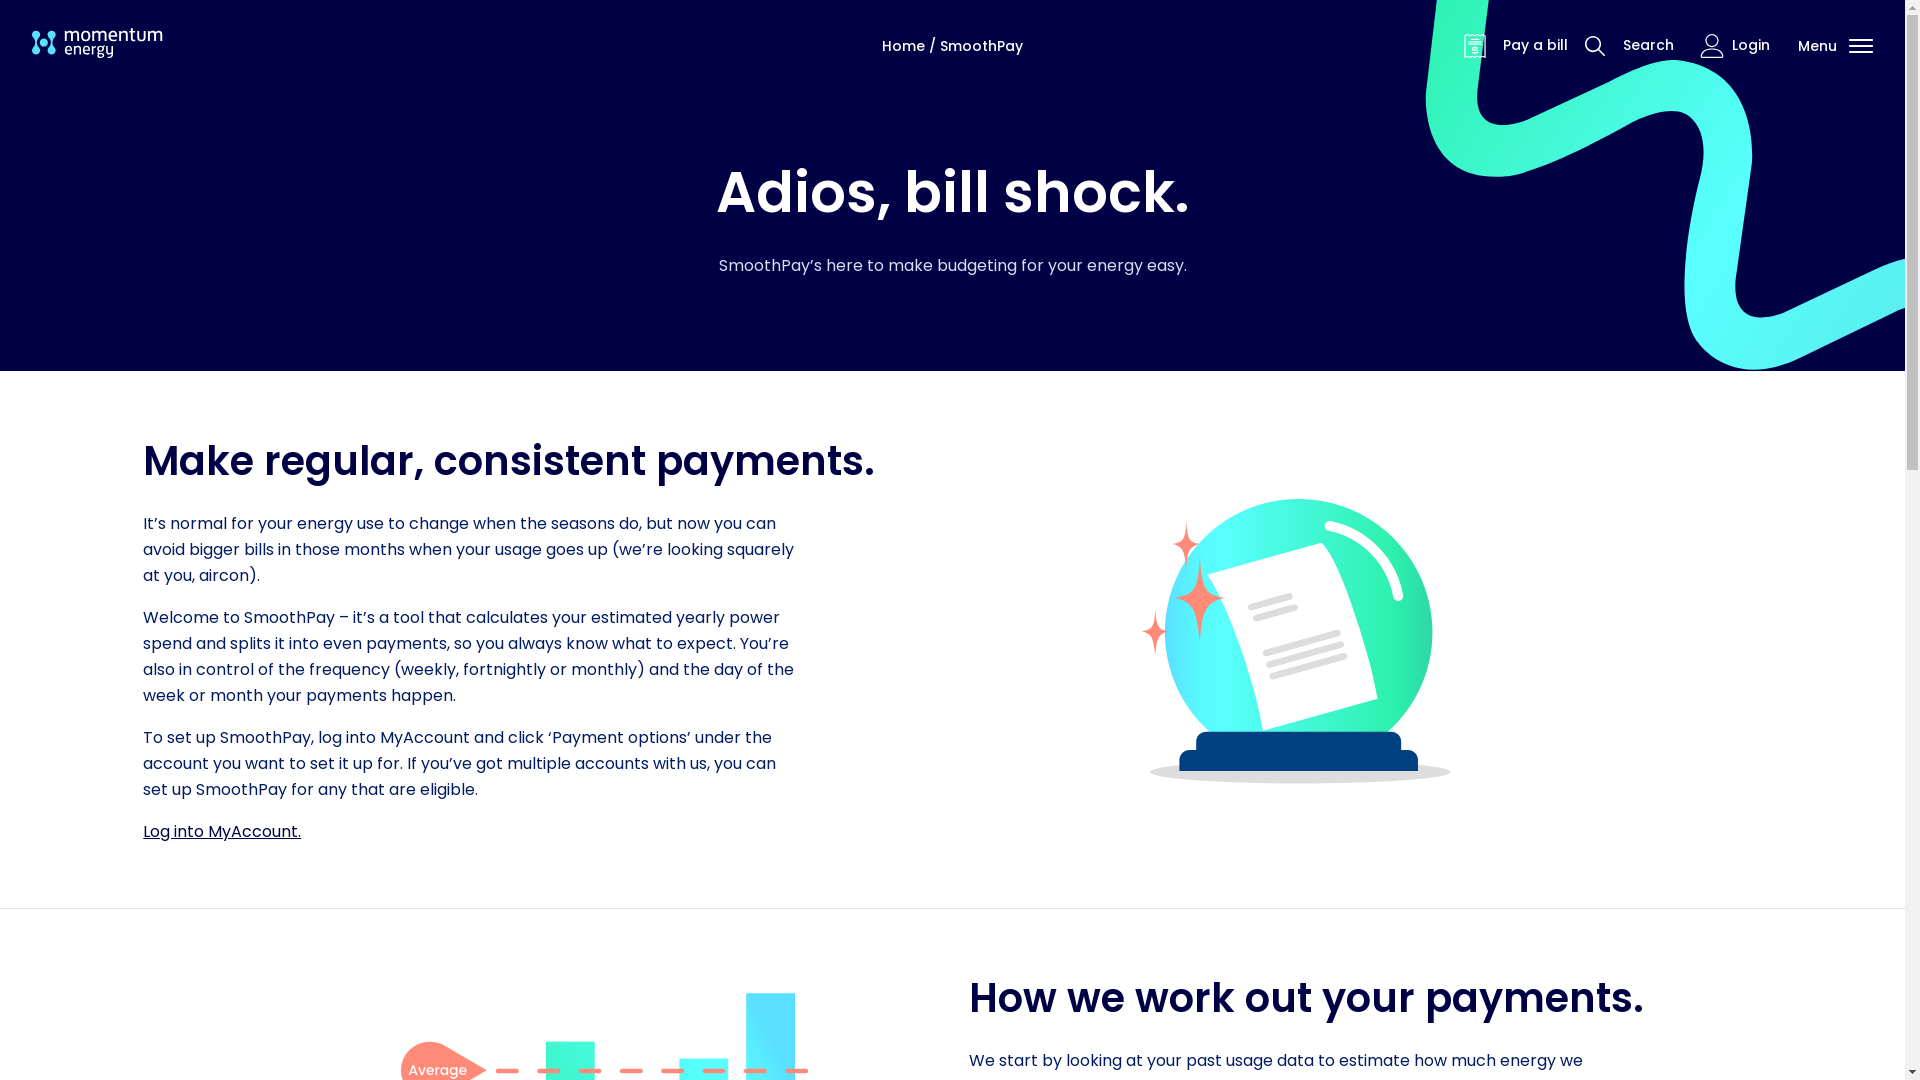  I want to click on 'Login', so click(1694, 45).